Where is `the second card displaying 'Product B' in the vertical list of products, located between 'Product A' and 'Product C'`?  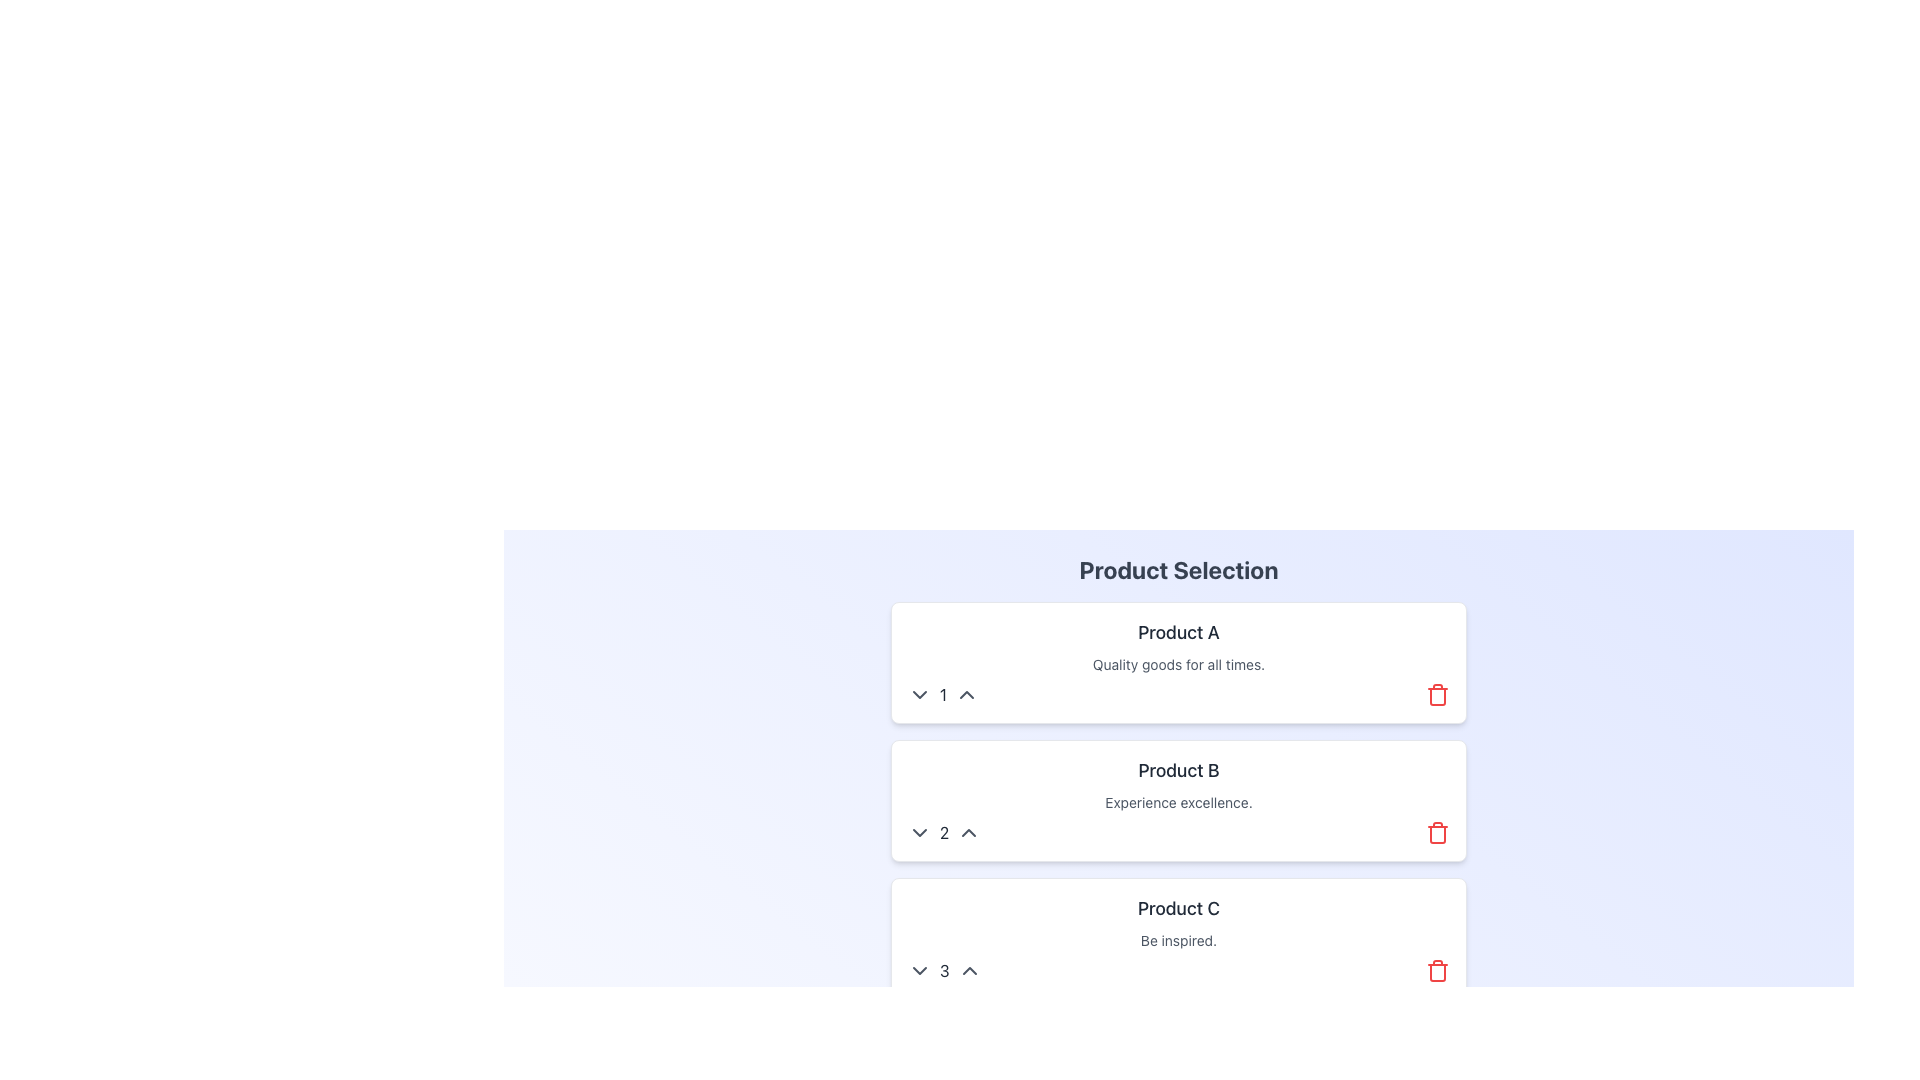
the second card displaying 'Product B' in the vertical list of products, located between 'Product A' and 'Product C' is located at coordinates (1179, 800).